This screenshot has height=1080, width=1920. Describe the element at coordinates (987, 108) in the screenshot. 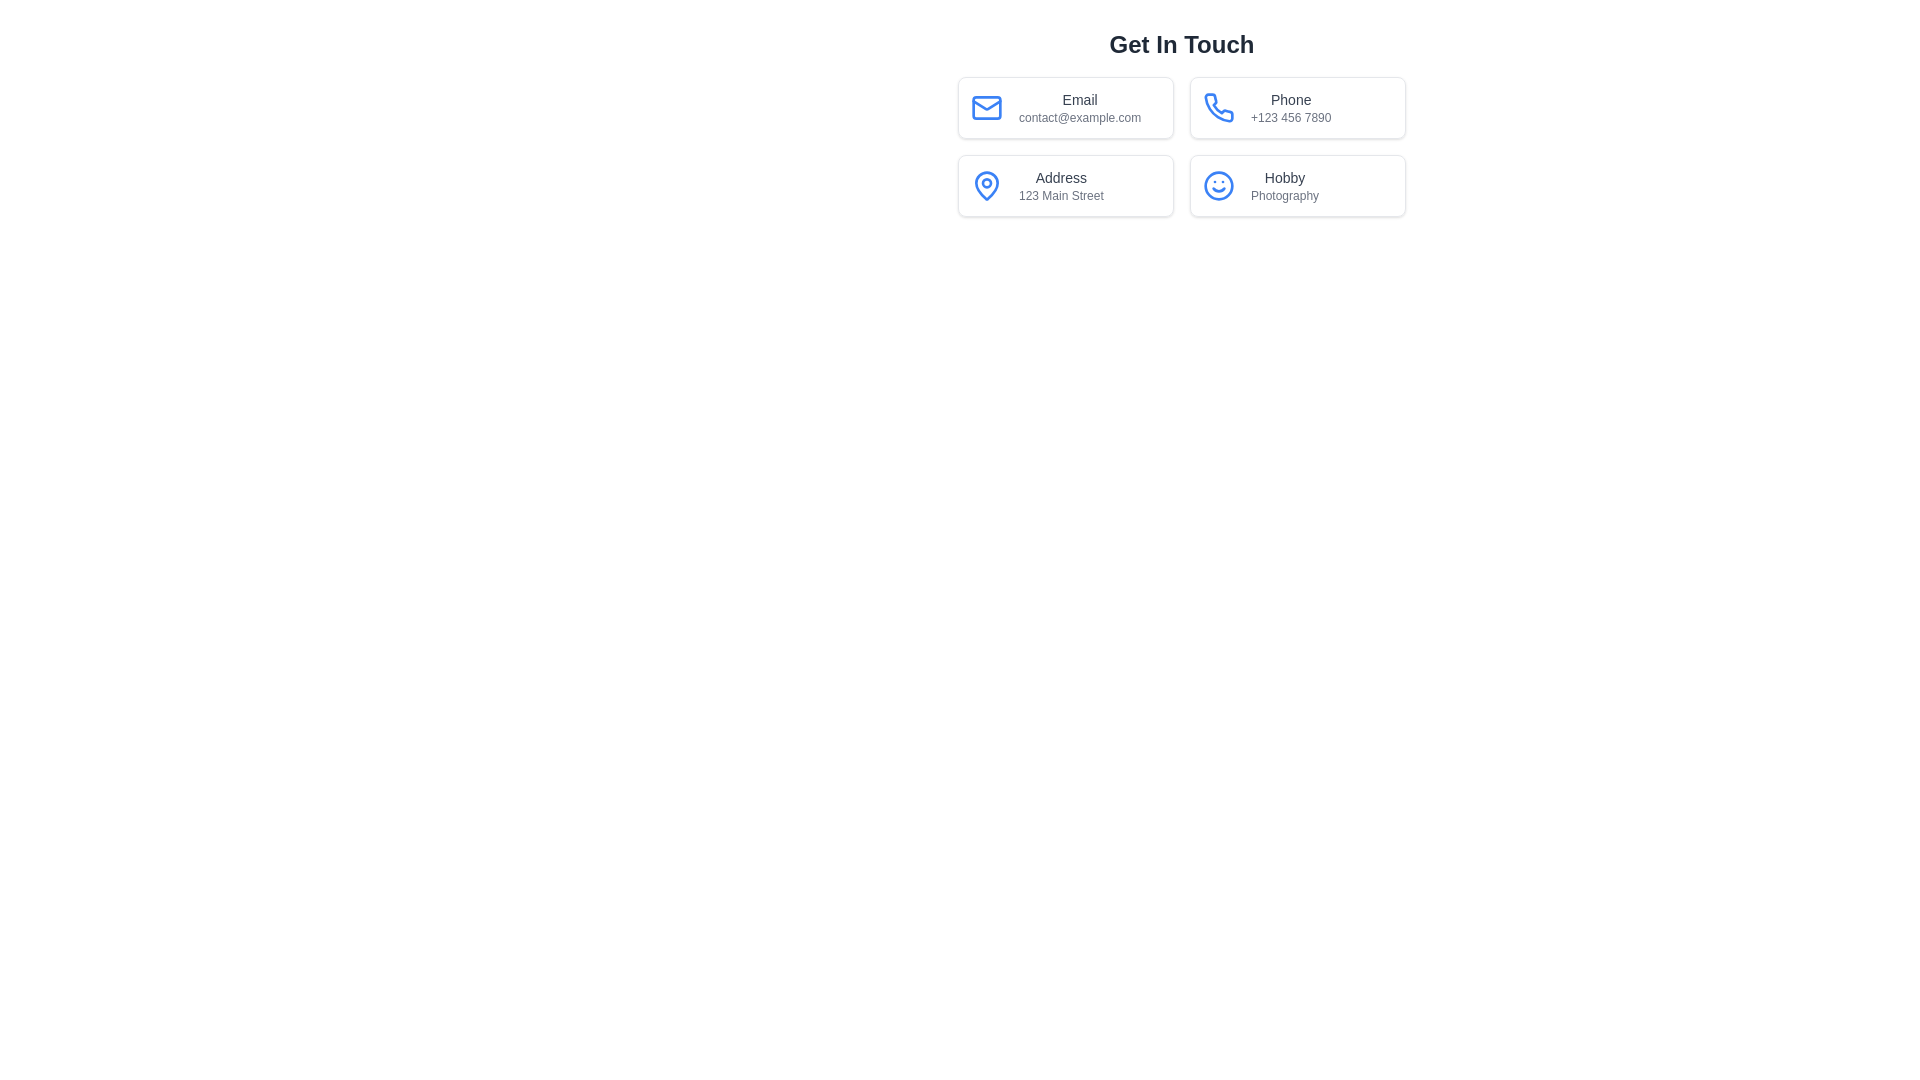

I see `the blue envelope icon located in the upper-left corner of the card labeled 'Email contact@example.com'` at that location.